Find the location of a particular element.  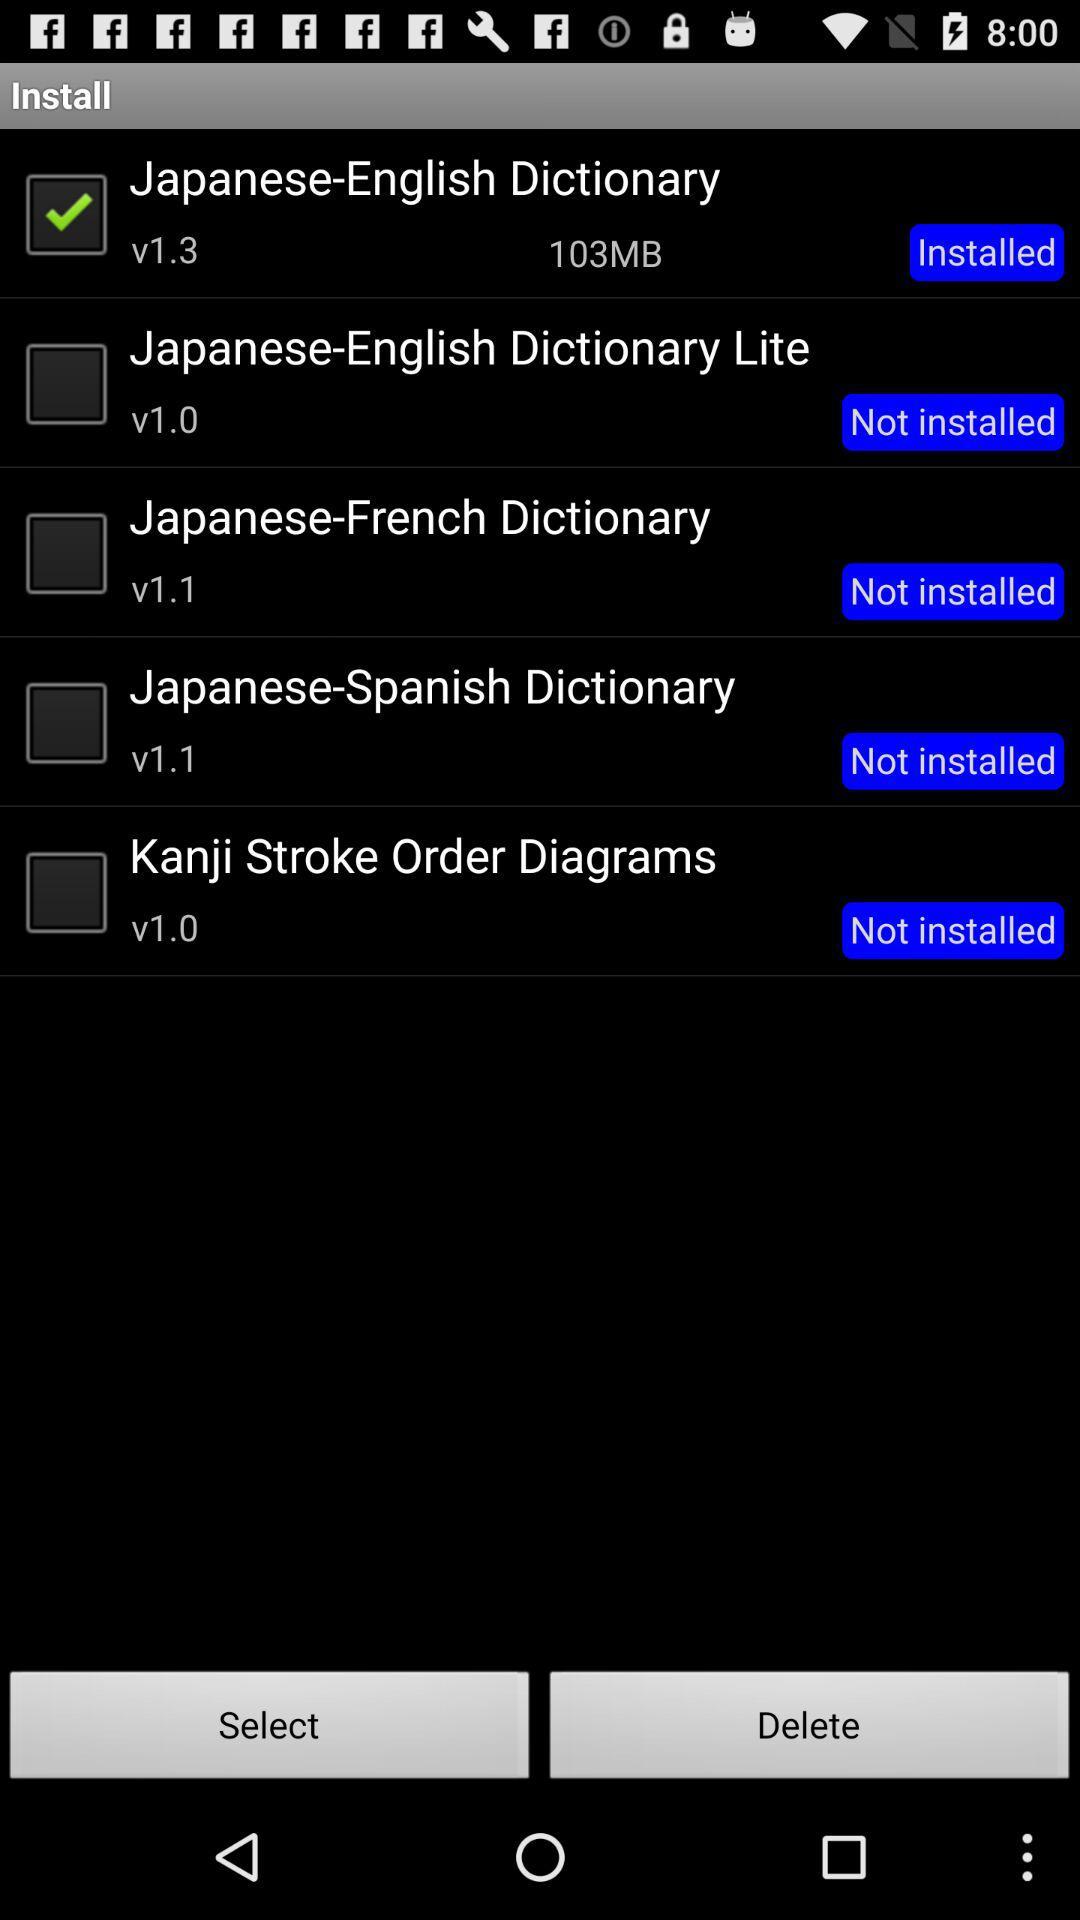

the icon next to the v1.3 app is located at coordinates (604, 251).